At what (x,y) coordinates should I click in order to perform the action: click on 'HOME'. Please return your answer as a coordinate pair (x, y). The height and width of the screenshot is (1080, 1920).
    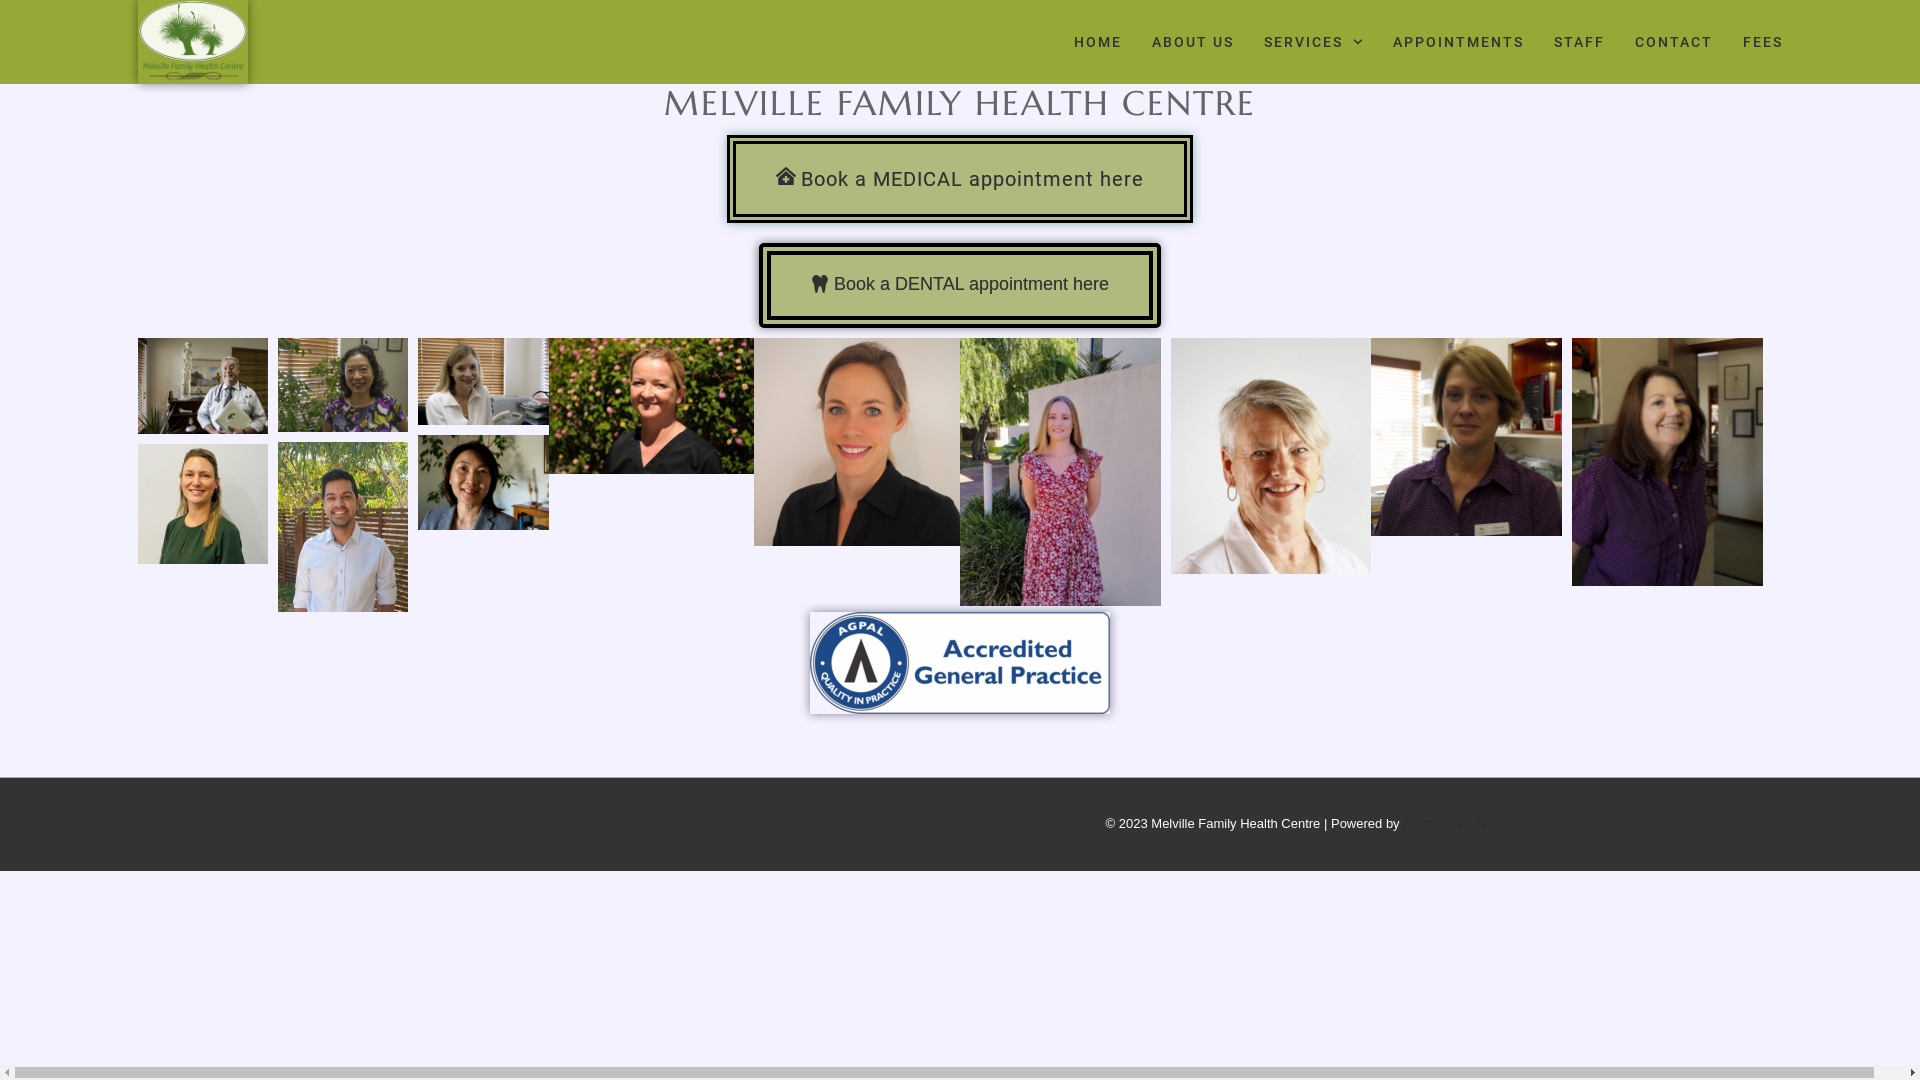
    Looking at the image, I should click on (1073, 42).